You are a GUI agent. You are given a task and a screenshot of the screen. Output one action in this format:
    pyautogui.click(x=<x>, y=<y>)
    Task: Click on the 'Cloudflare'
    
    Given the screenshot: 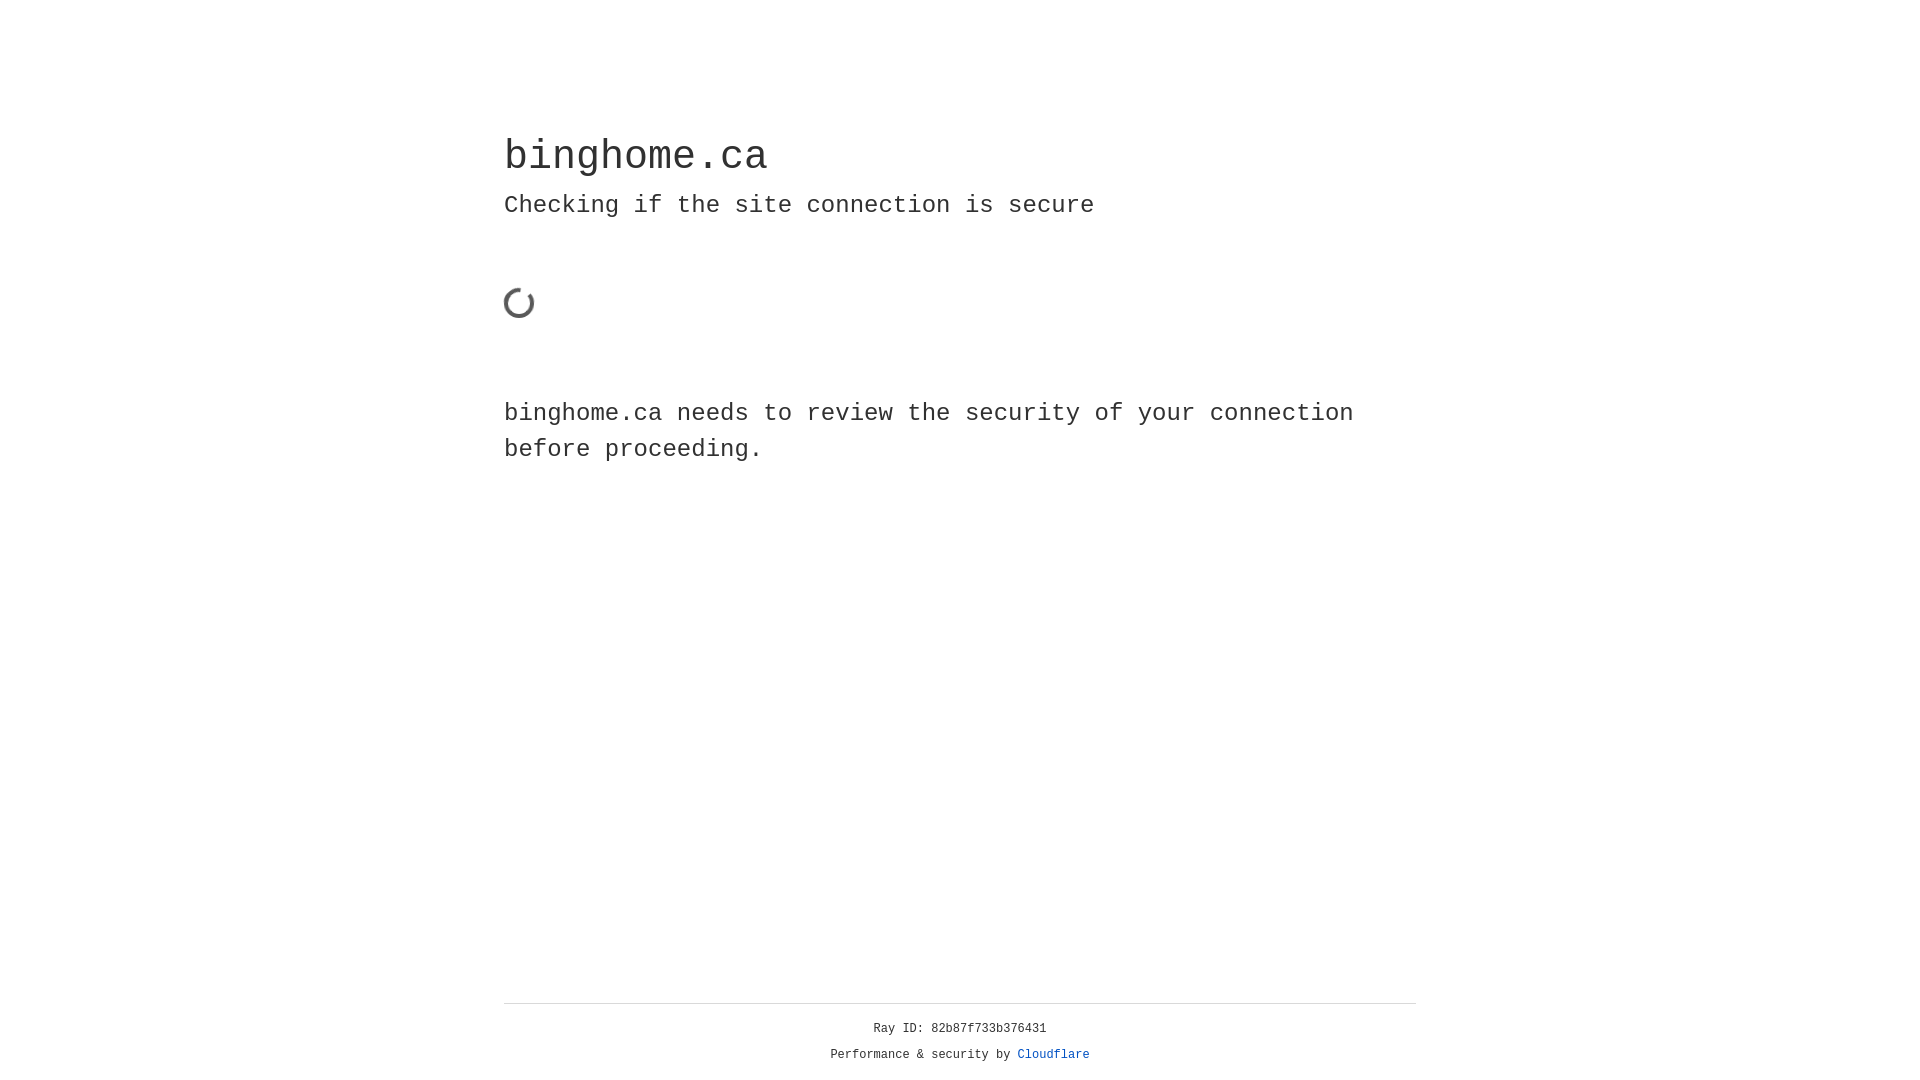 What is the action you would take?
    pyautogui.click(x=1053, y=1054)
    